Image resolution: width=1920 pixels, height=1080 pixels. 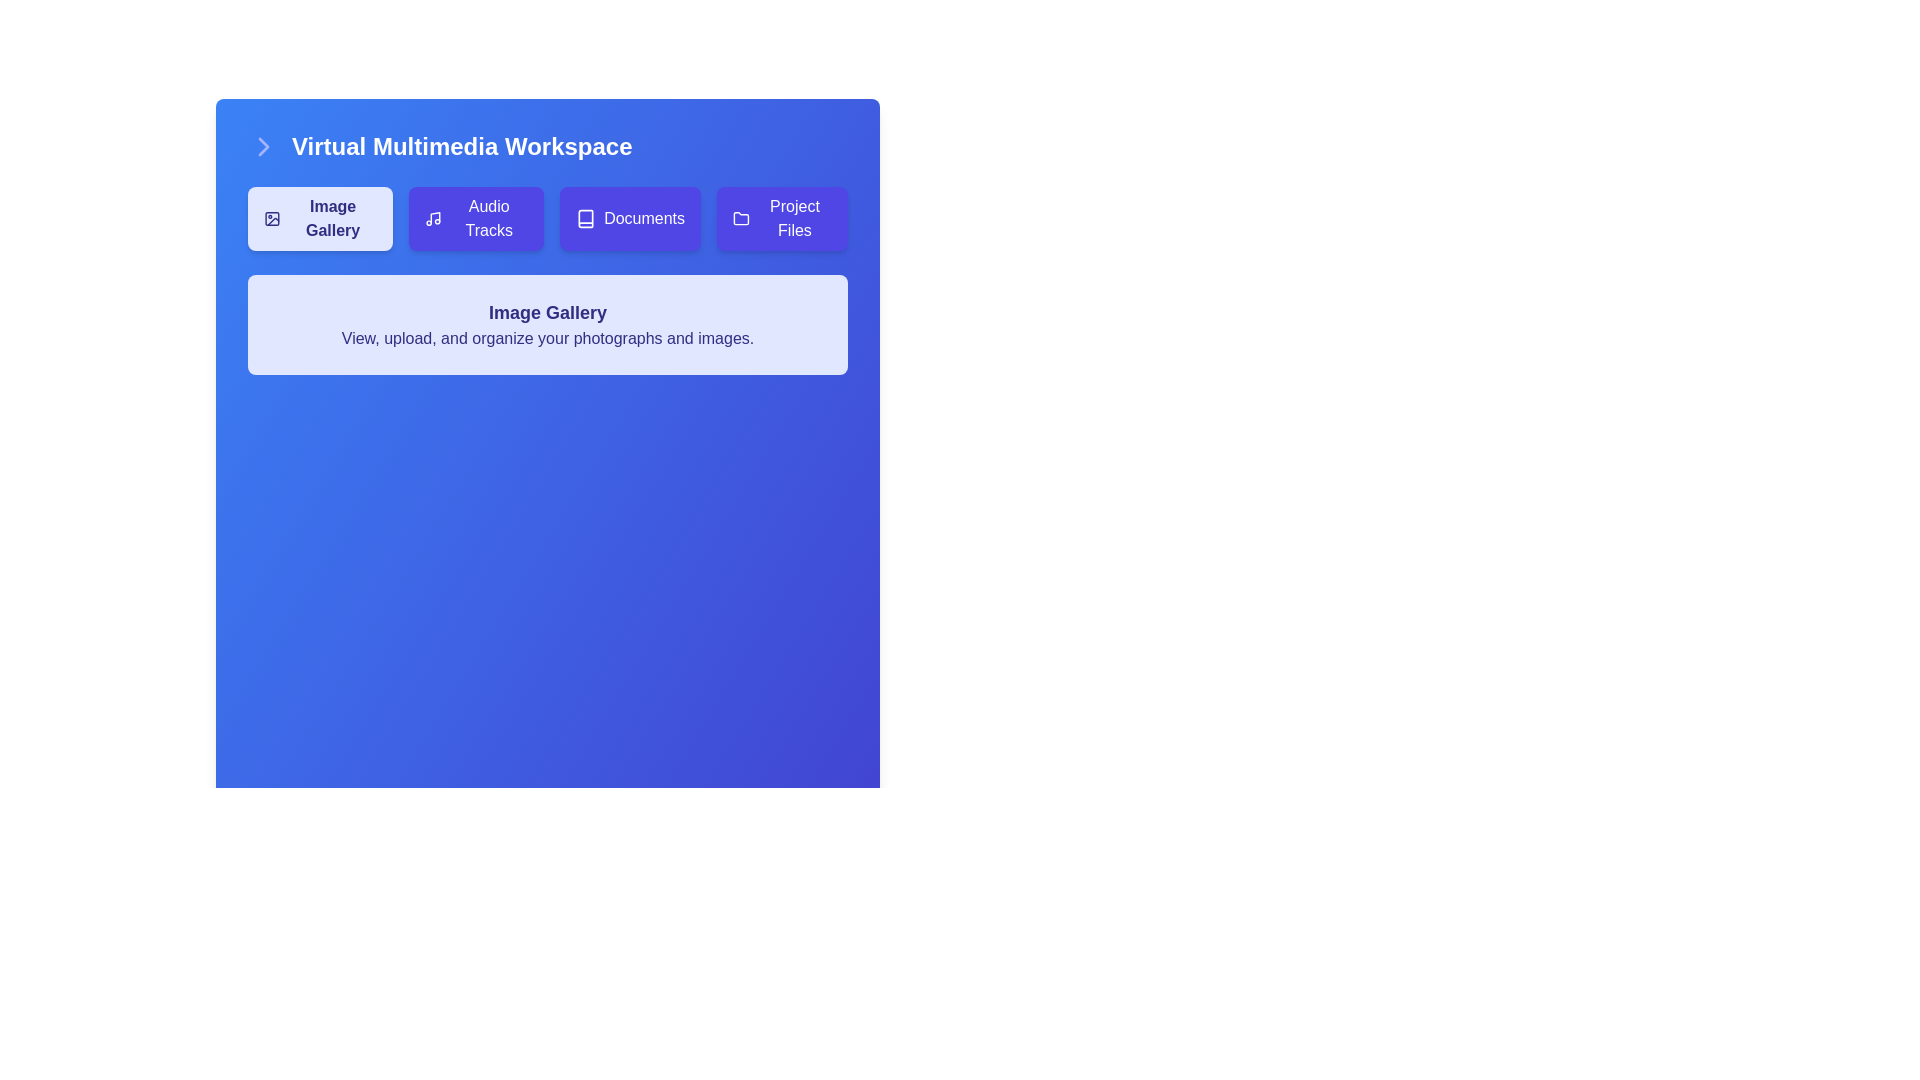 I want to click on the first button labeled 'Image Gallery', so click(x=320, y=219).